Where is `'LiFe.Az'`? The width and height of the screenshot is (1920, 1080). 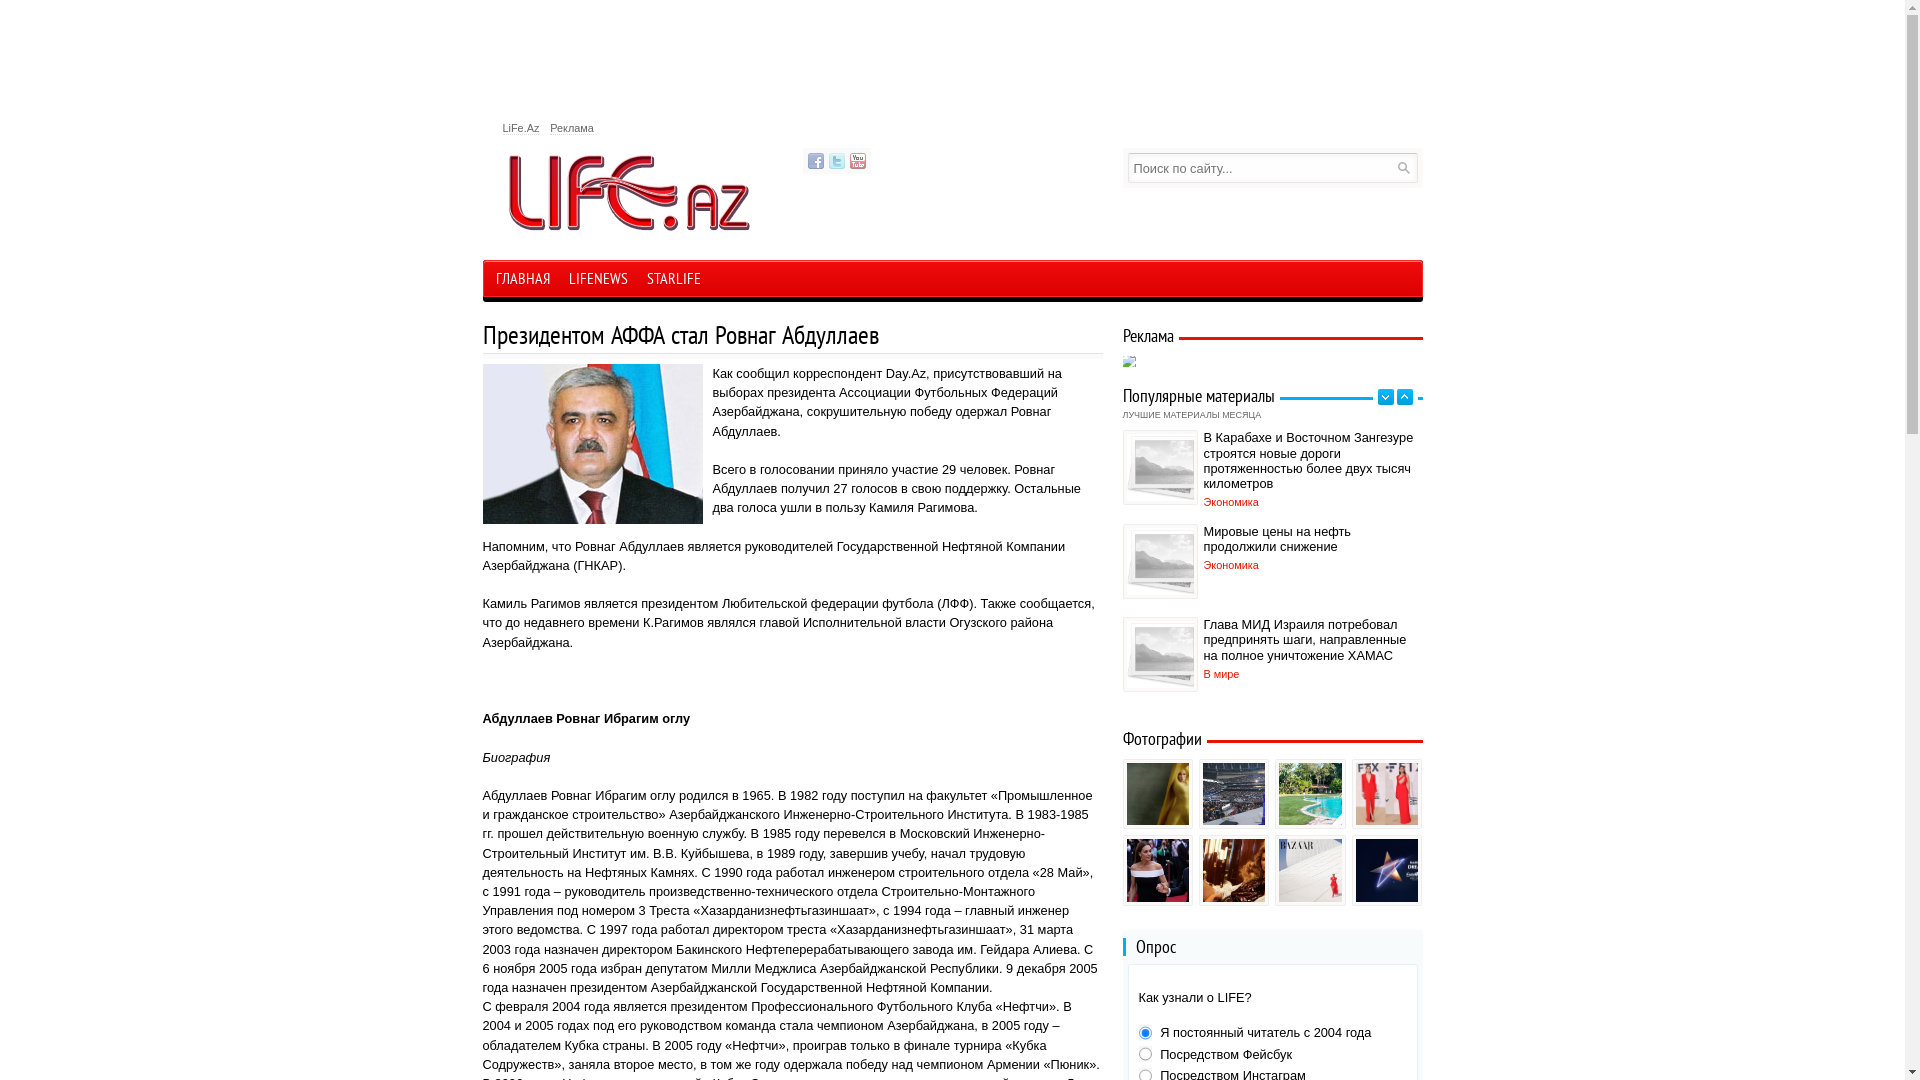 'LiFe.Az' is located at coordinates (502, 128).